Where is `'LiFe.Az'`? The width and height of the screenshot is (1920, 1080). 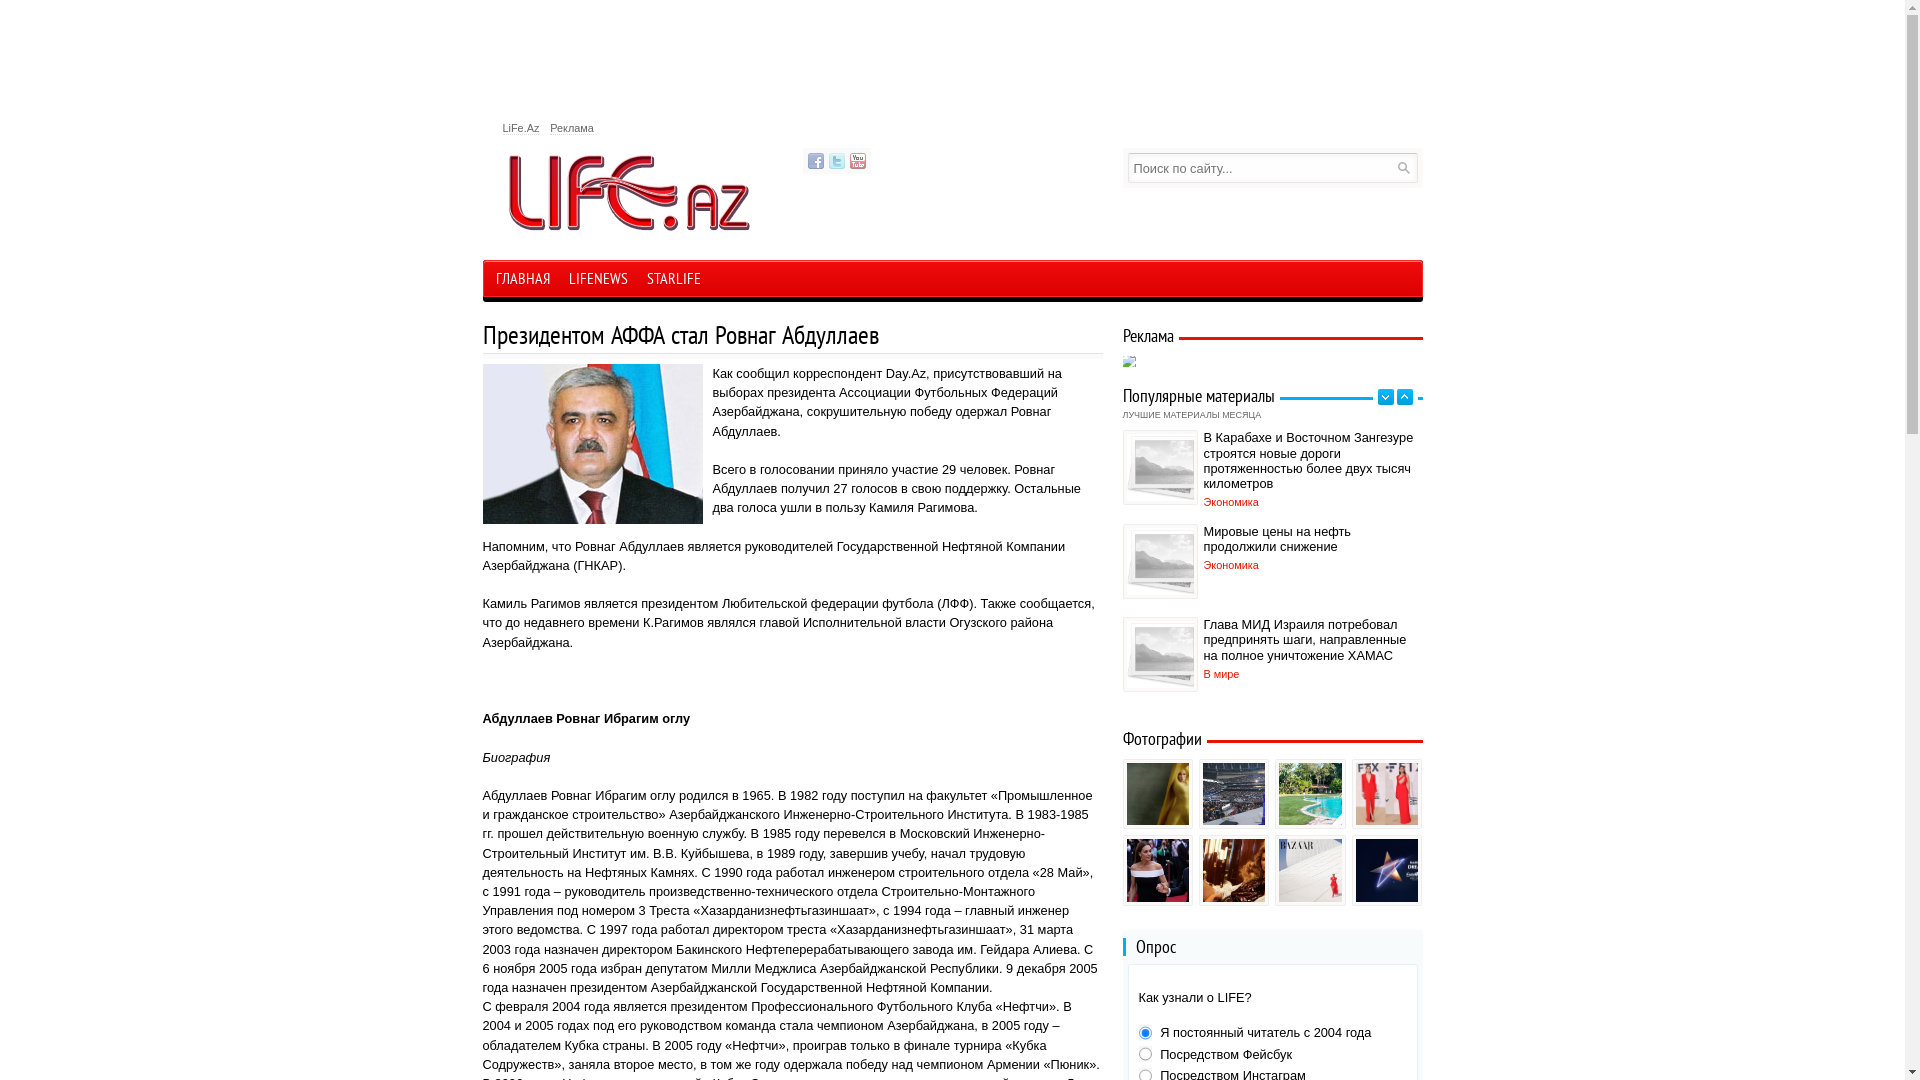 'LiFe.Az' is located at coordinates (502, 128).